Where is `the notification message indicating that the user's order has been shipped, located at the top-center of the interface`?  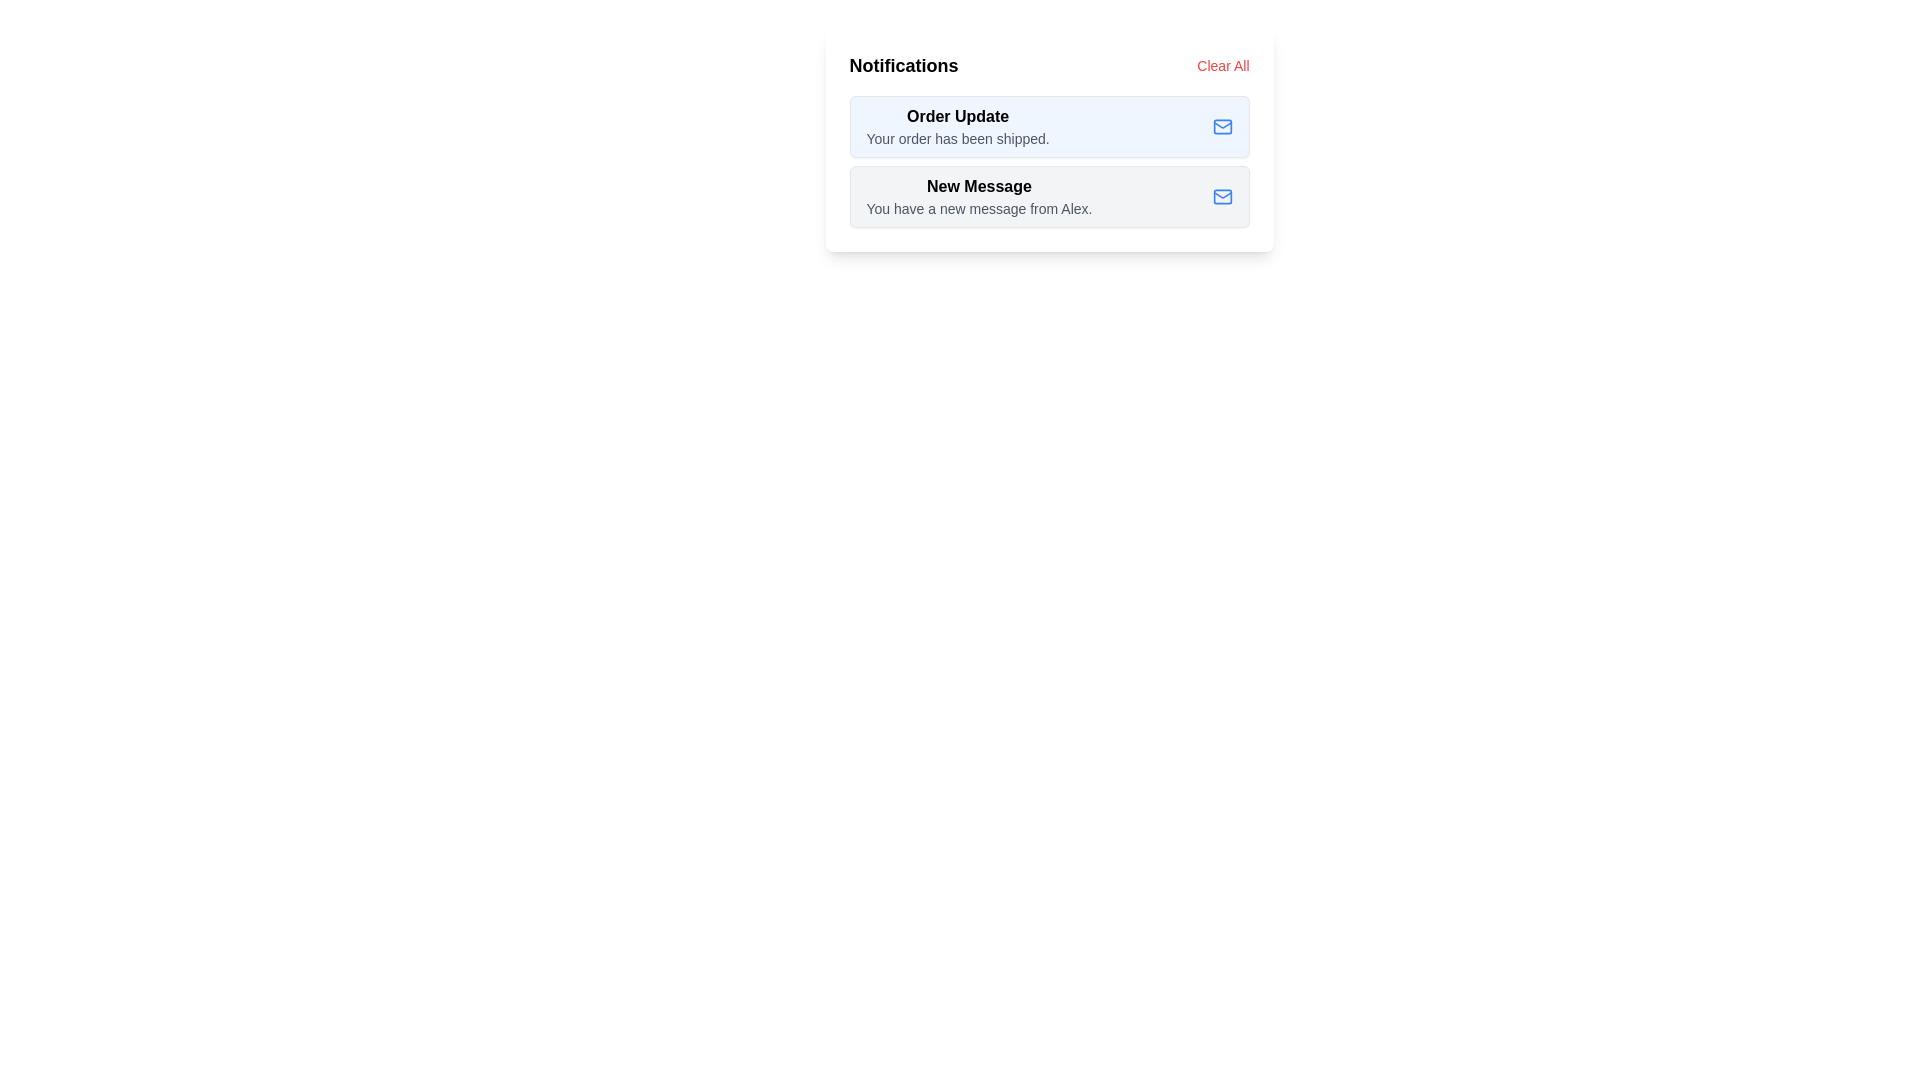 the notification message indicating that the user's order has been shipped, located at the top-center of the interface is located at coordinates (957, 127).